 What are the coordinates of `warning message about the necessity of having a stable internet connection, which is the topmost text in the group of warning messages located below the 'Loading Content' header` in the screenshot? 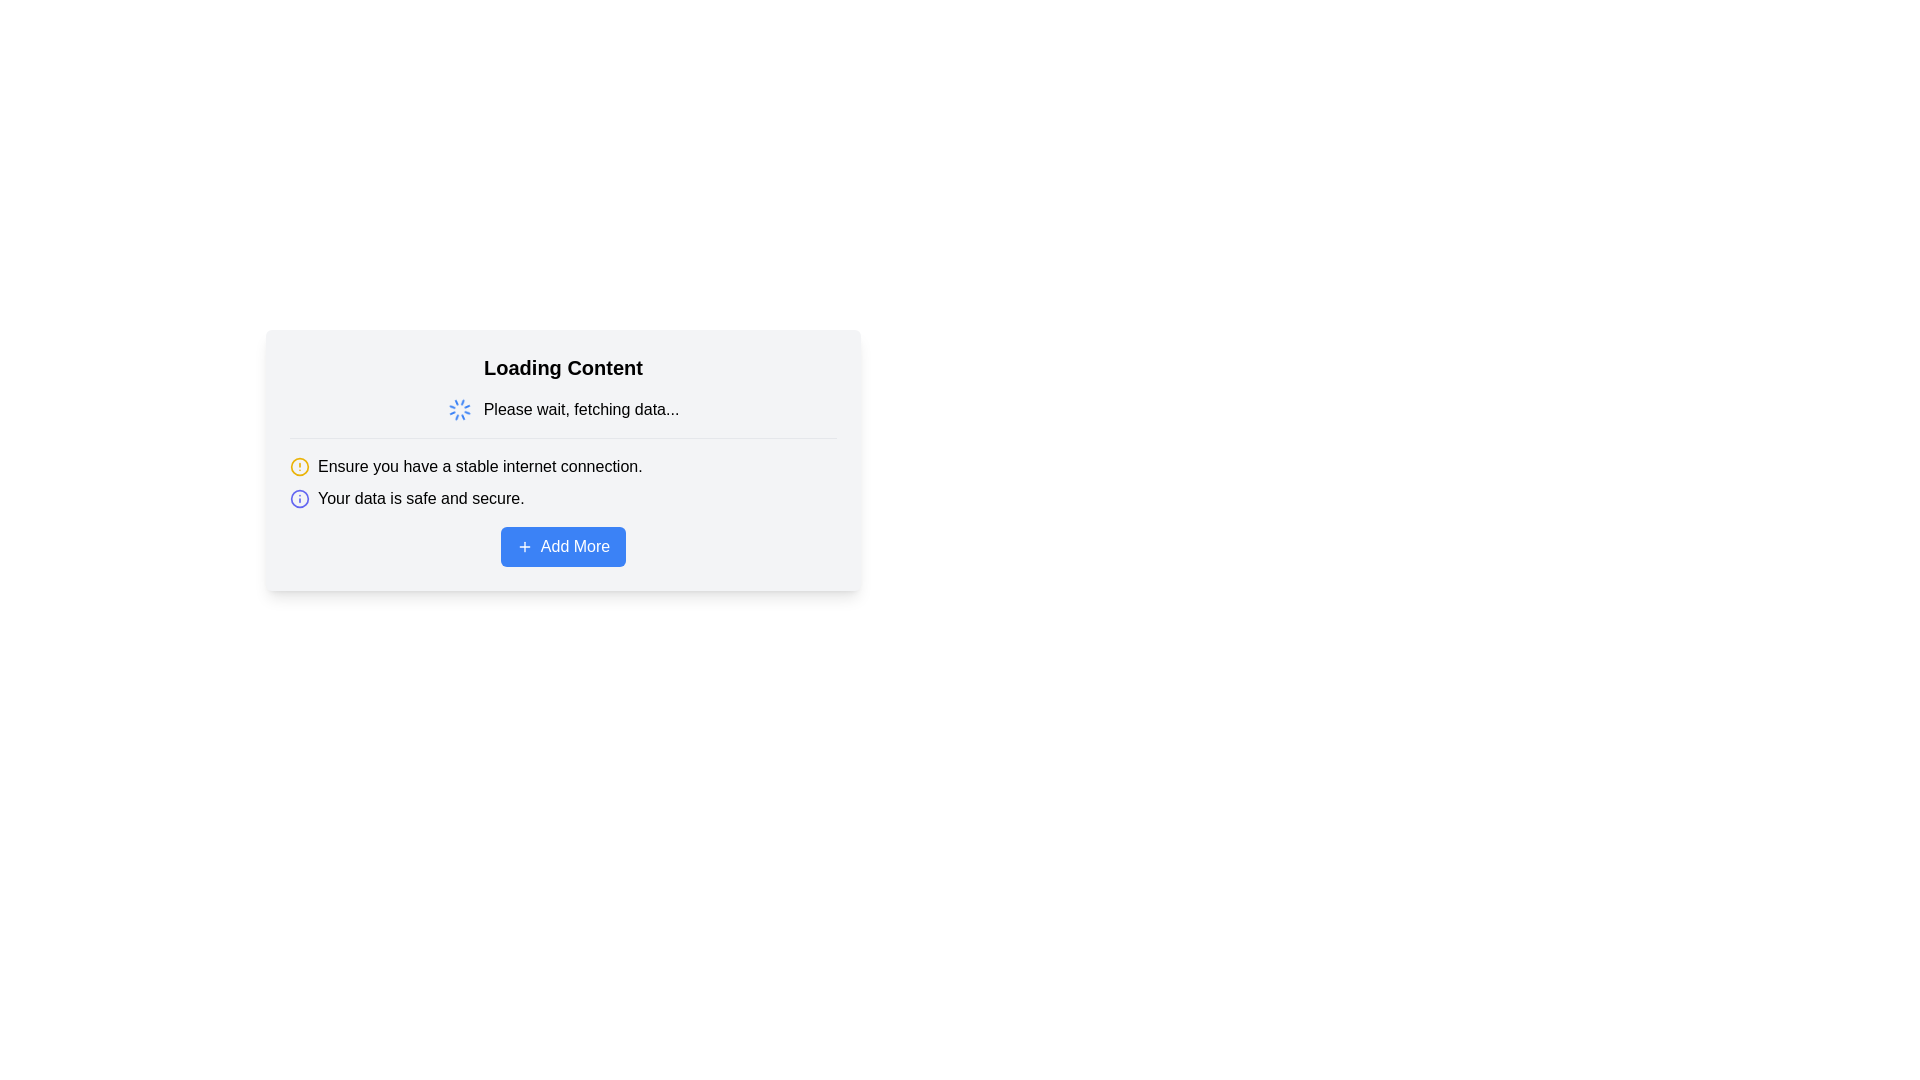 It's located at (465, 466).